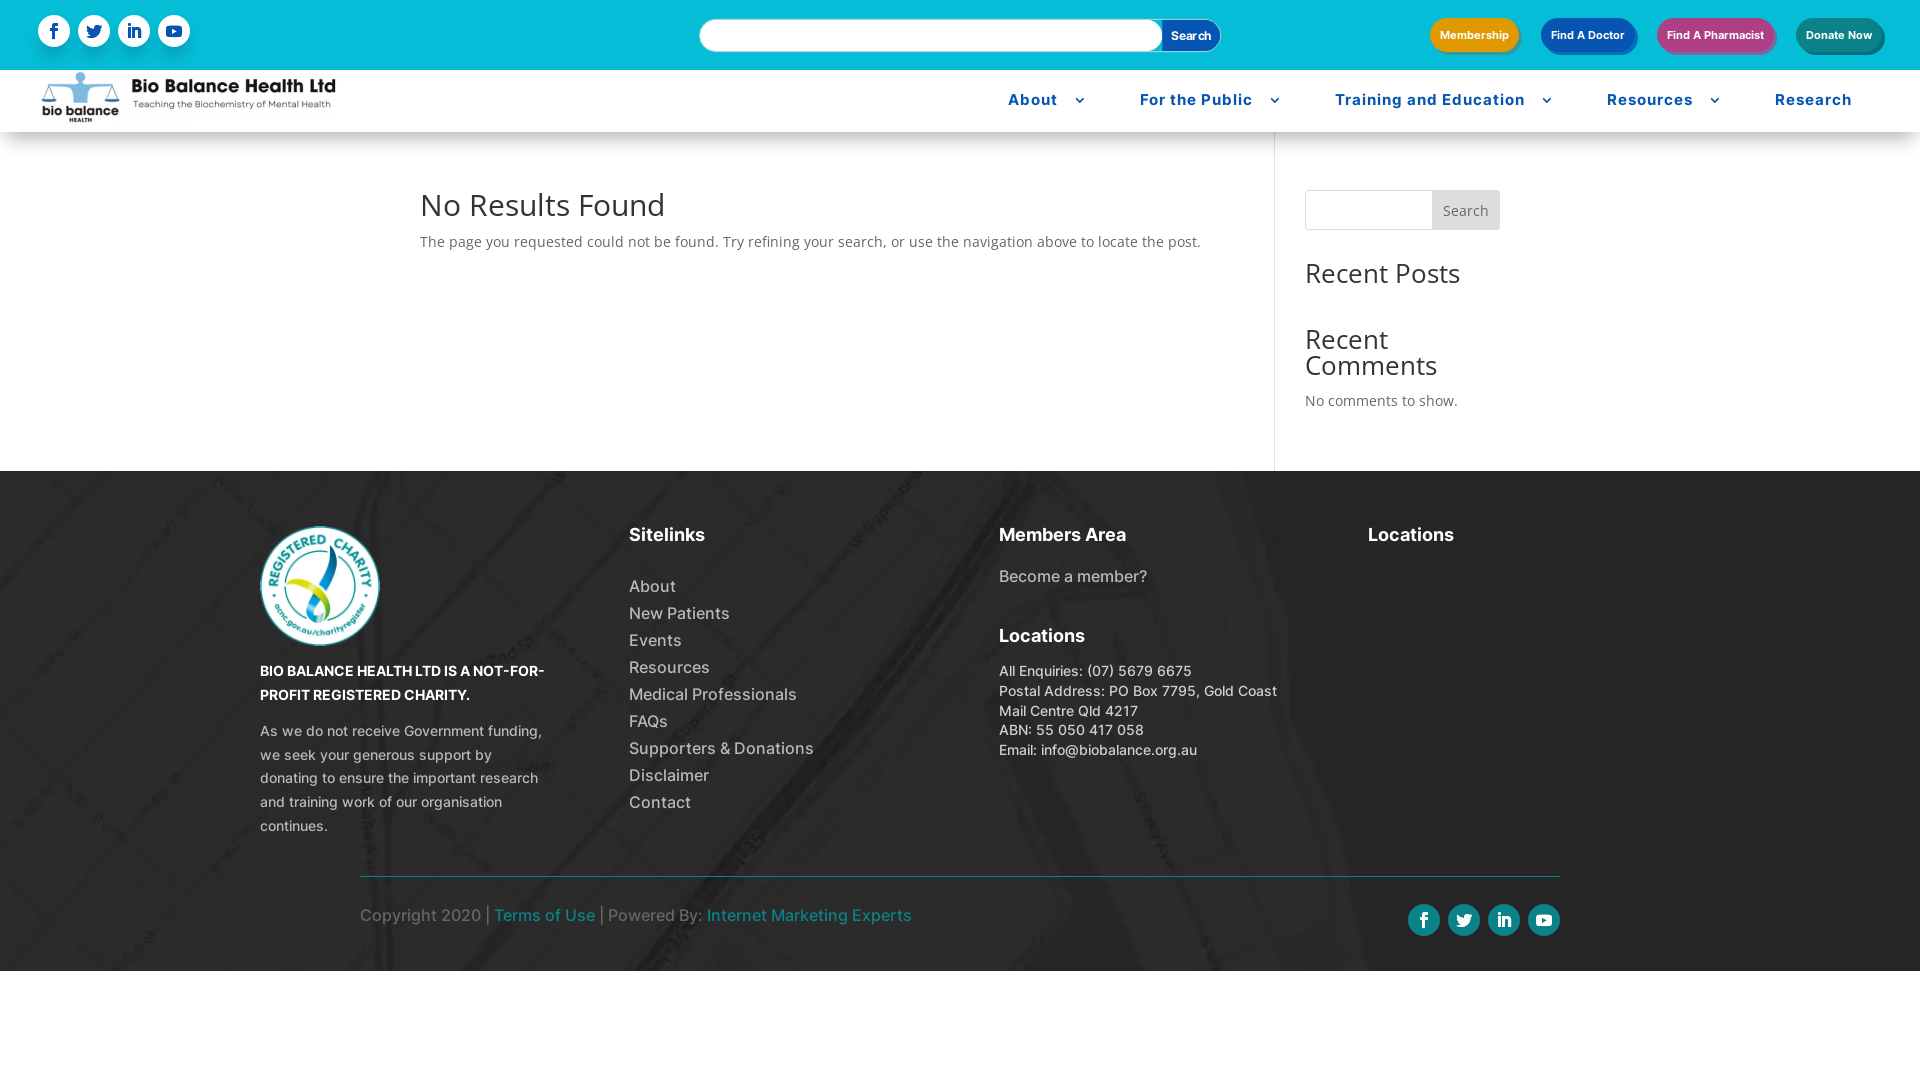  I want to click on 'Resources', so click(669, 667).